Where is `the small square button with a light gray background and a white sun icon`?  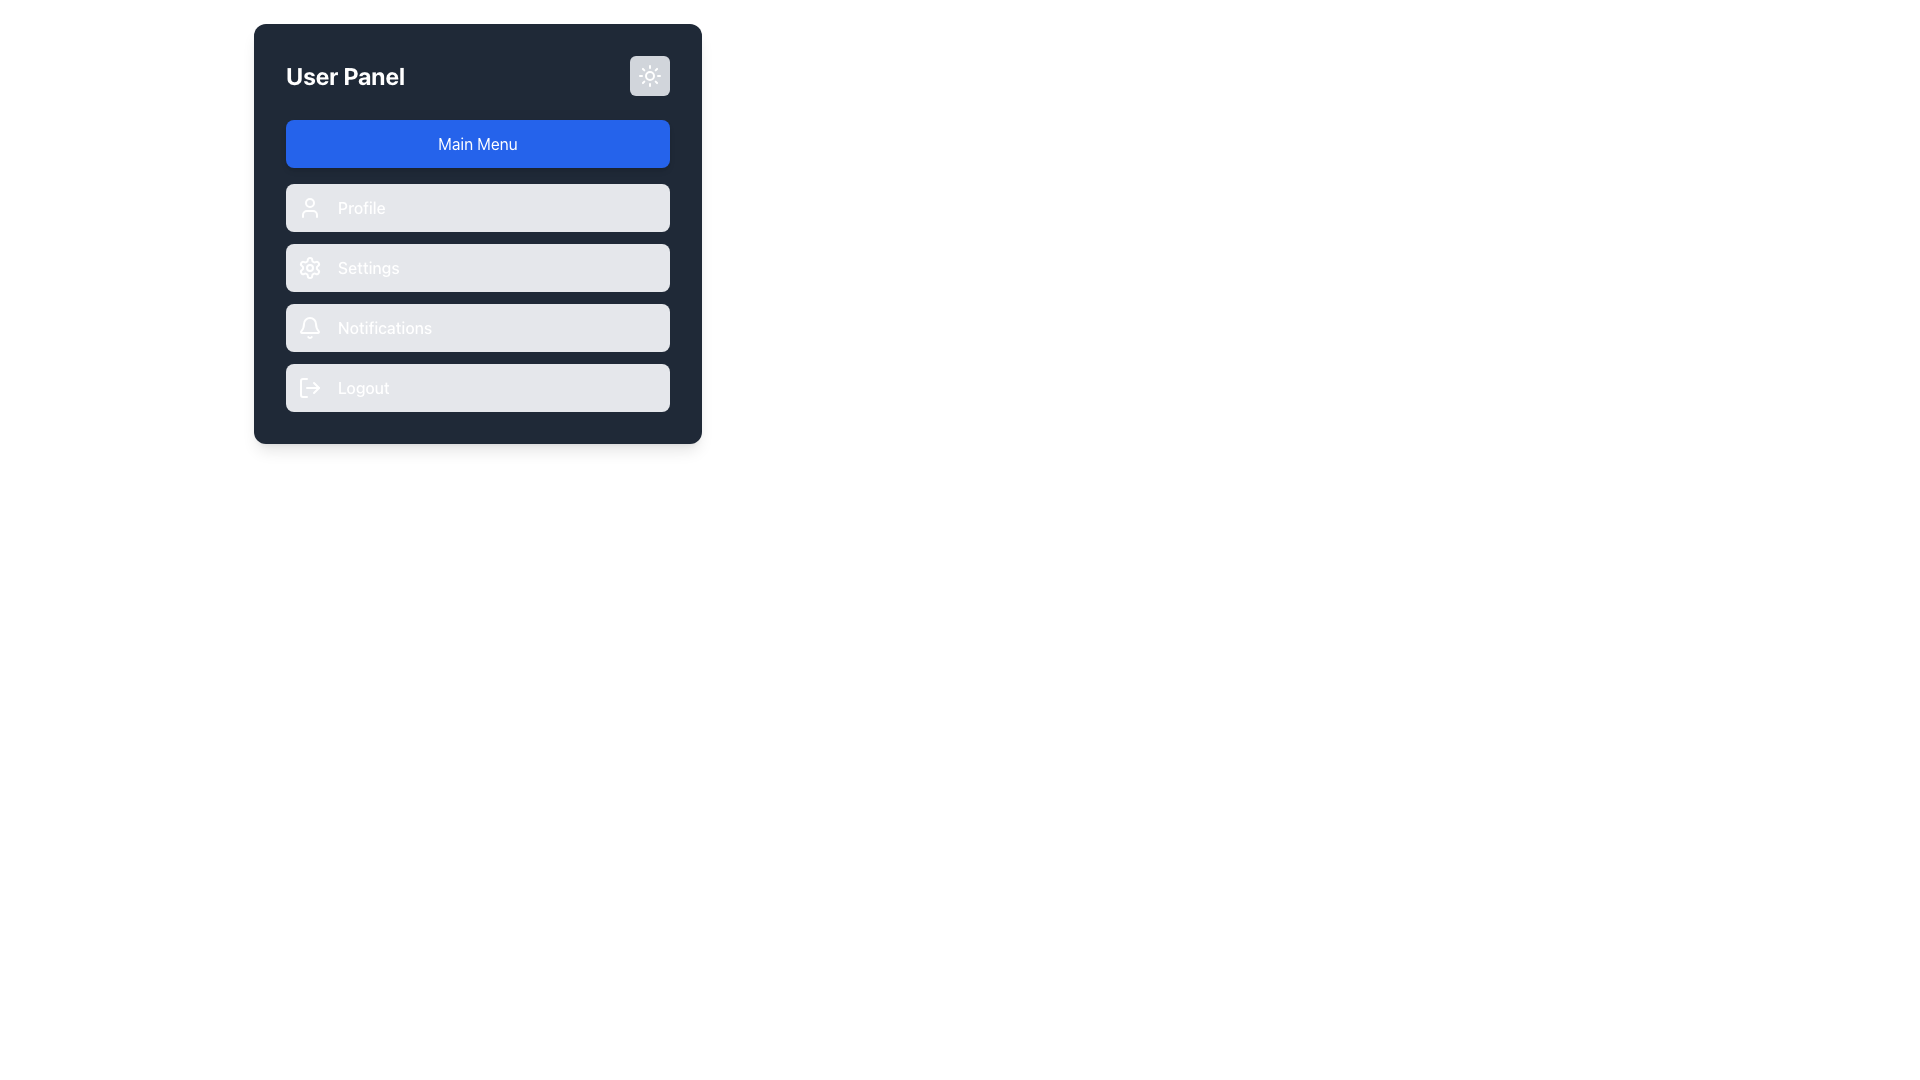 the small square button with a light gray background and a white sun icon is located at coordinates (649, 75).